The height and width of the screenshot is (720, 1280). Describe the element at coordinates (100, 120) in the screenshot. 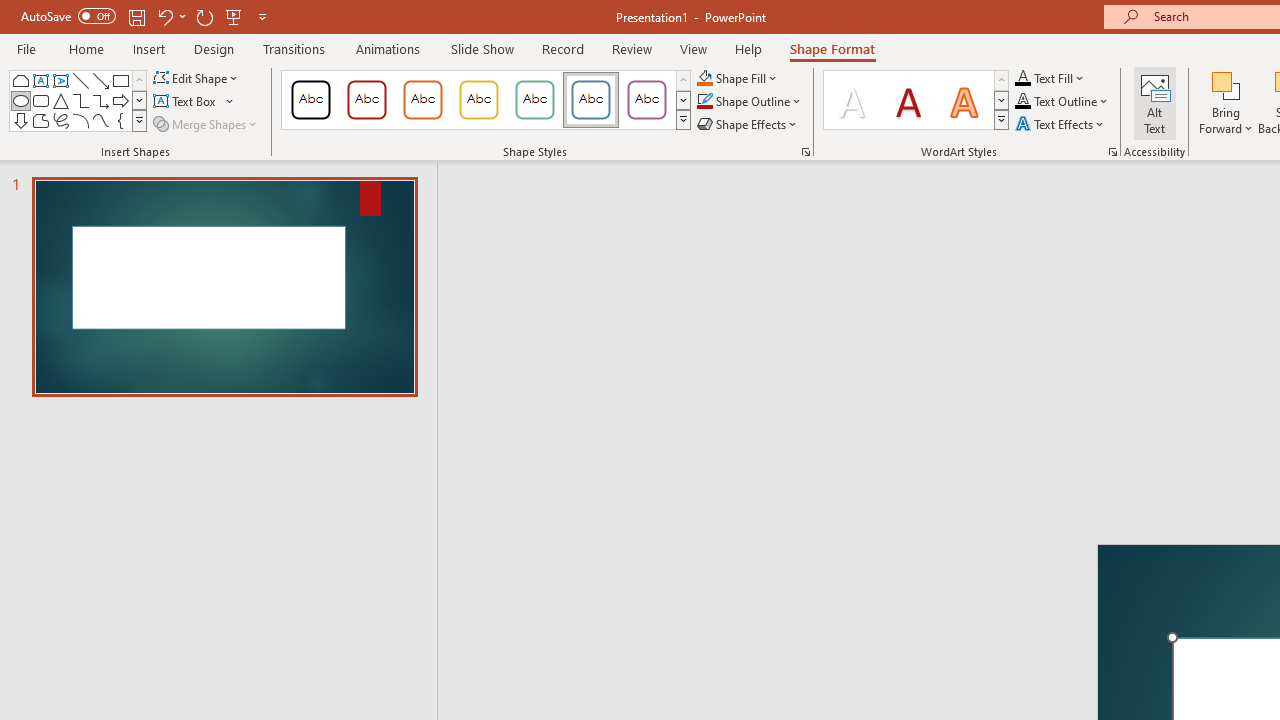

I see `'Curve'` at that location.